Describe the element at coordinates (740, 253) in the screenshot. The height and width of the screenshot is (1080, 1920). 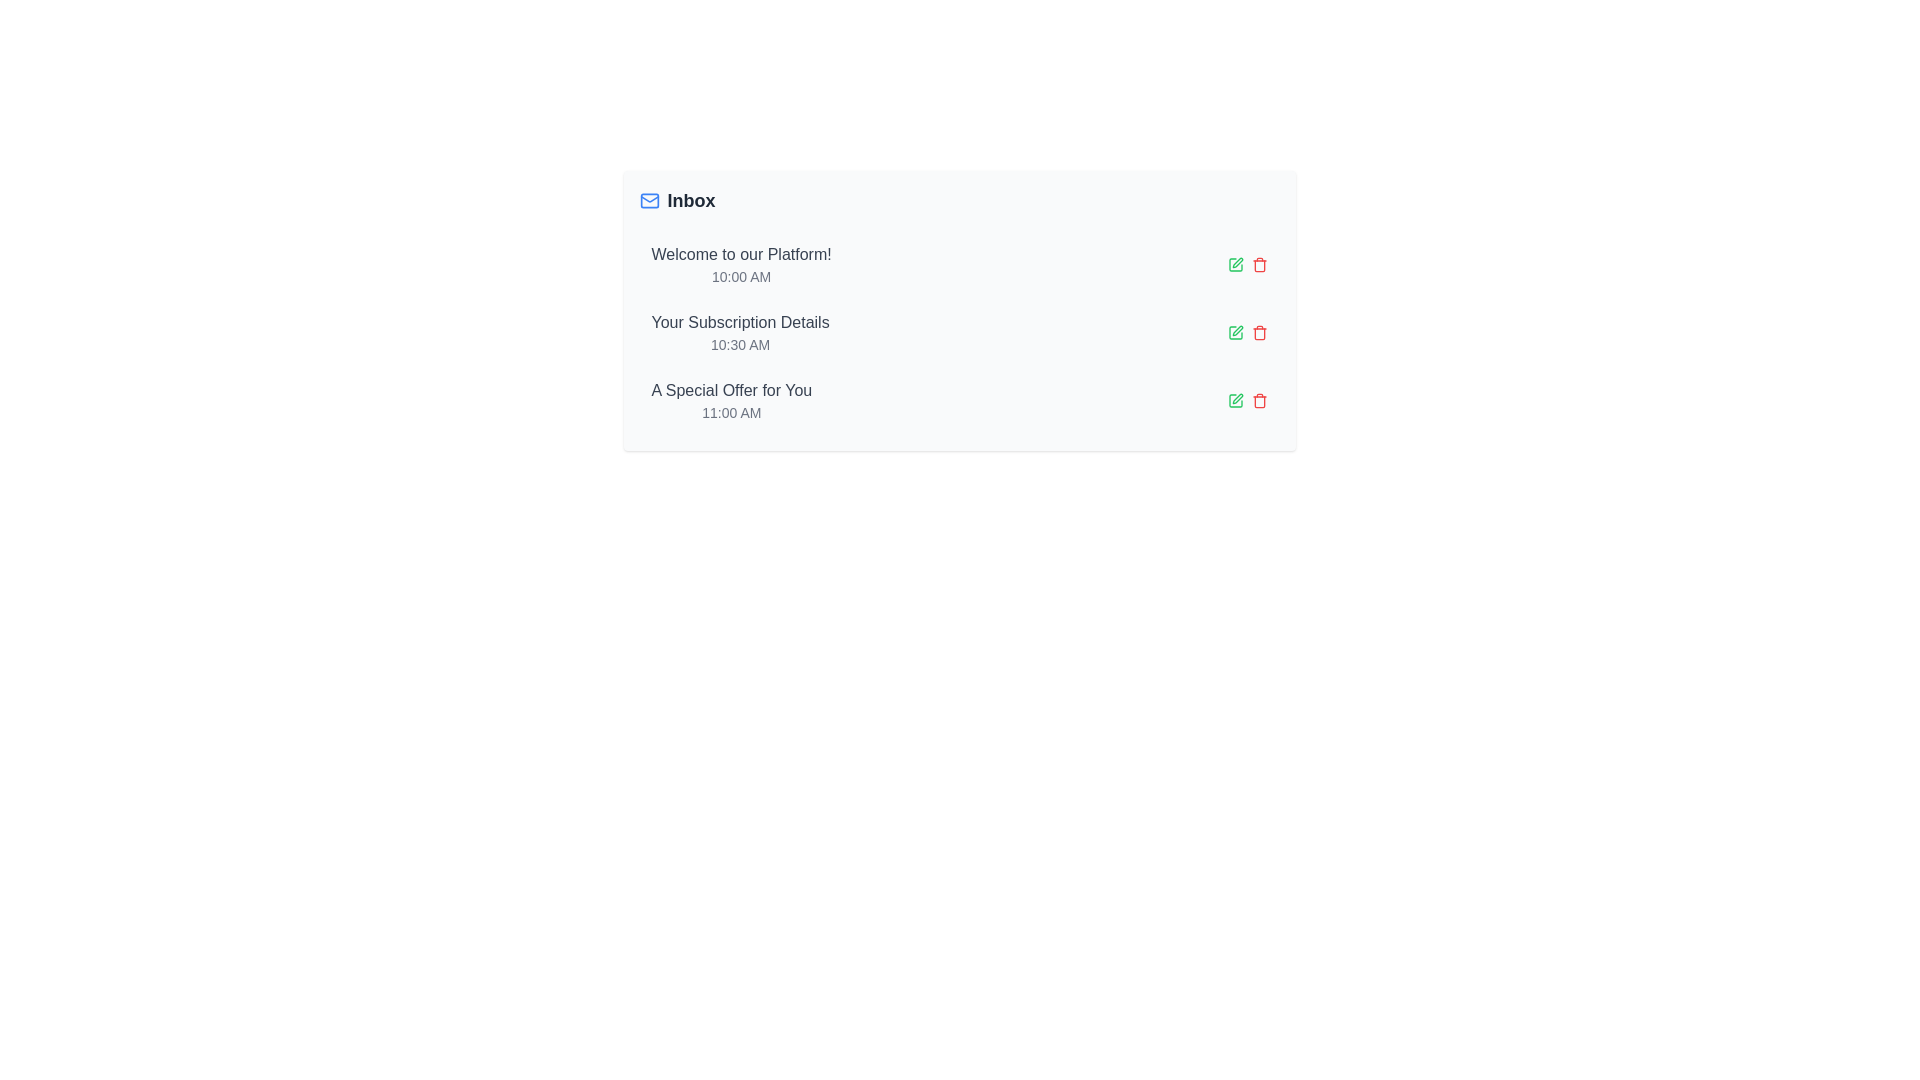
I see `the text component displaying 'Welcome to our Platform!' which is prominently positioned at the top of the 'Inbox' section` at that location.